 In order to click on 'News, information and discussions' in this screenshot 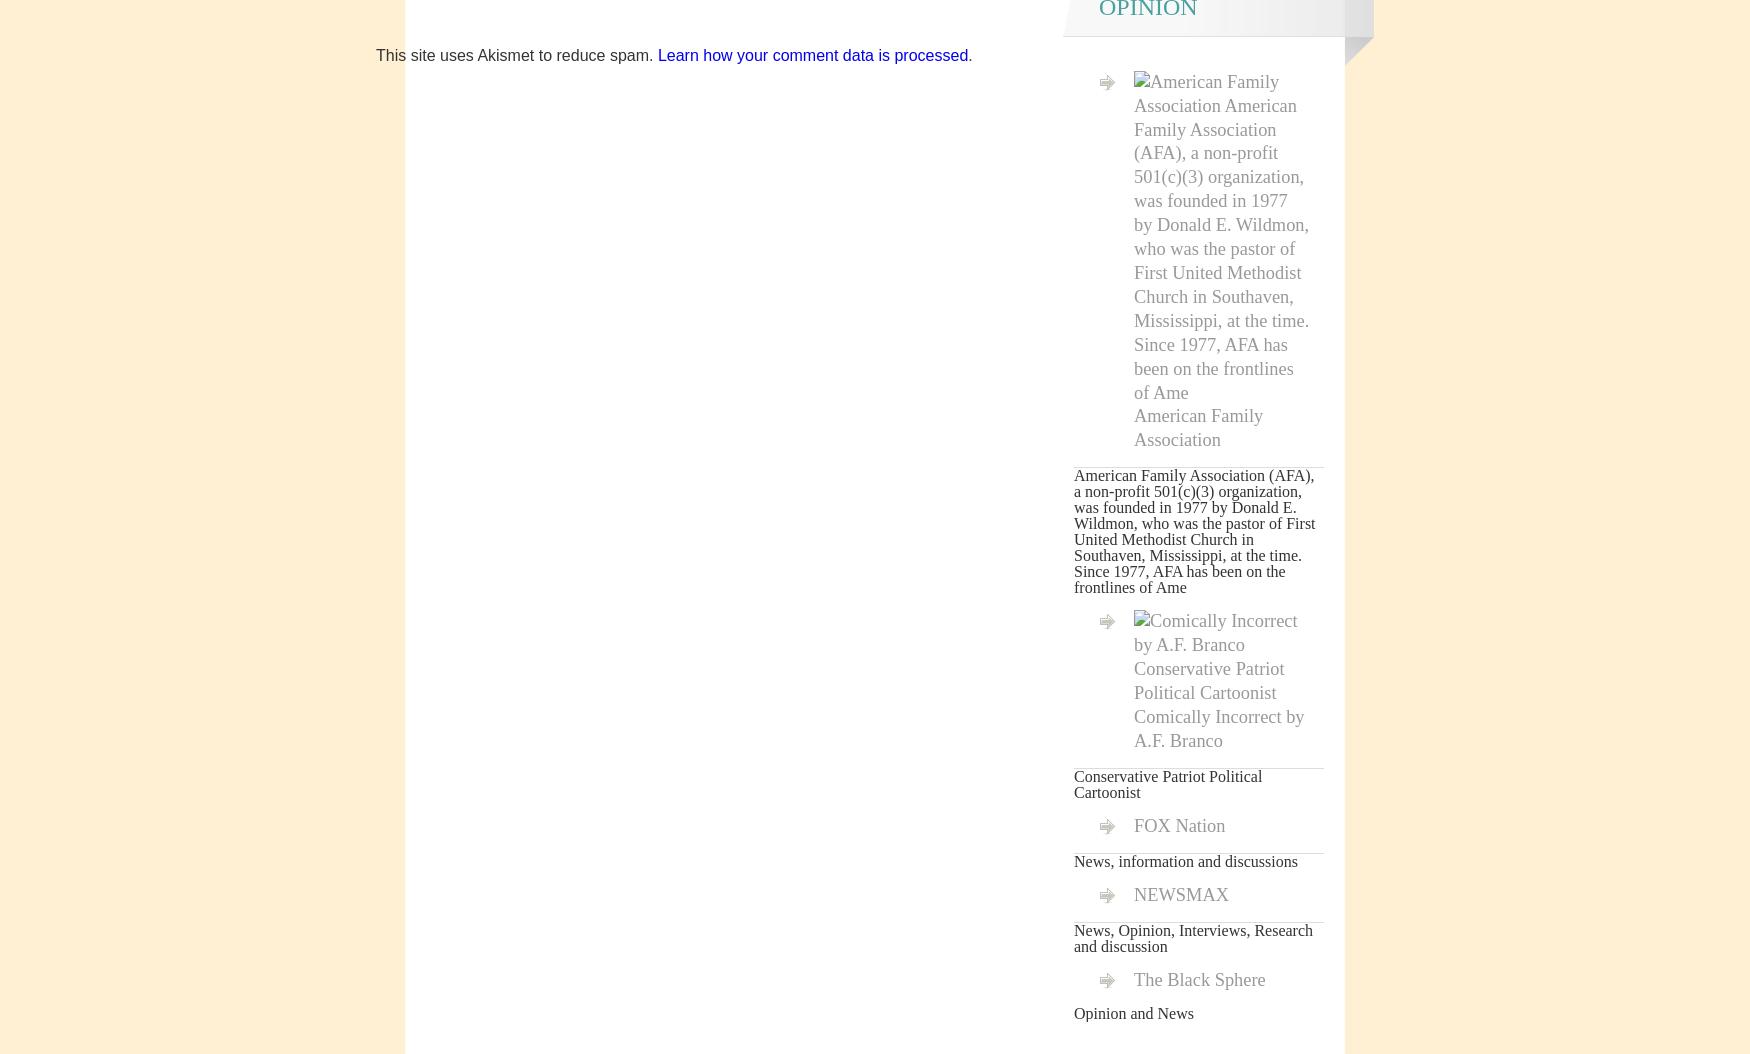, I will do `click(1184, 860)`.